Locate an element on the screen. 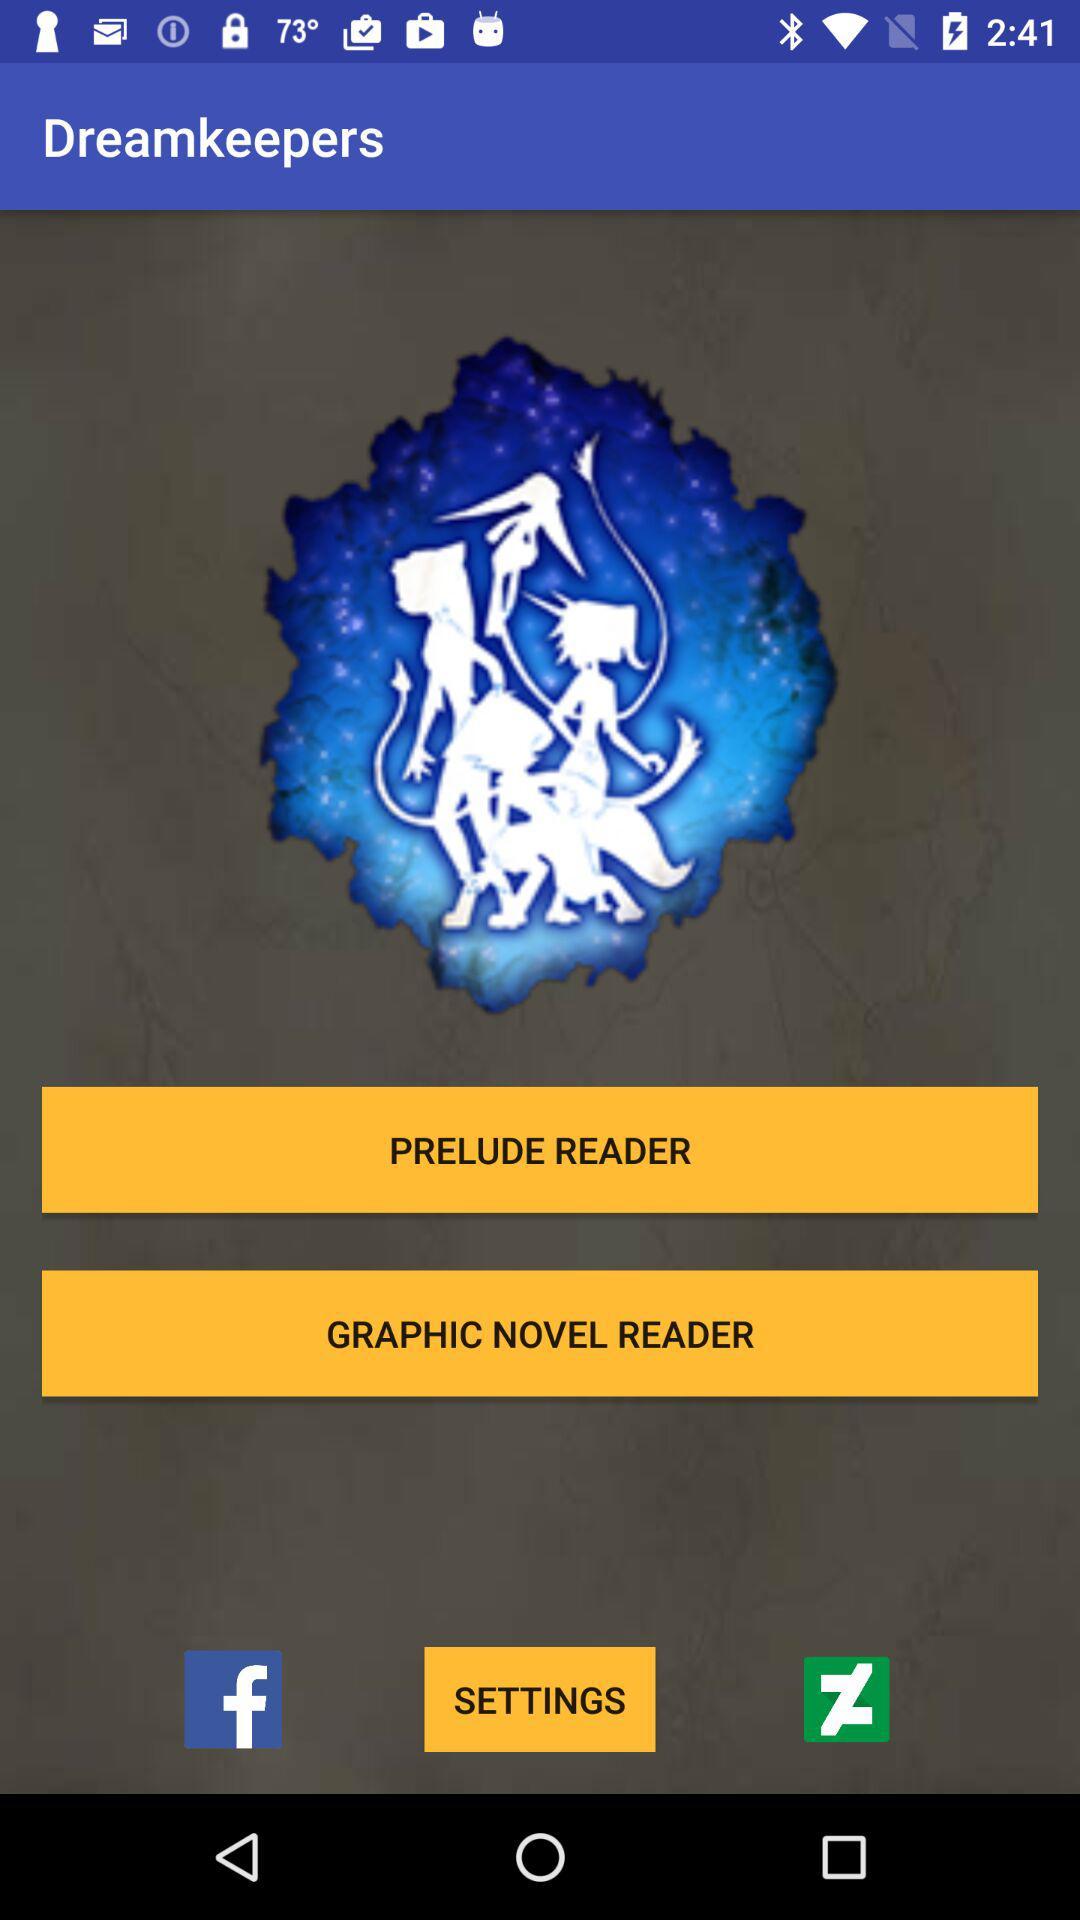  item above the prelude reader item is located at coordinates (540, 645).